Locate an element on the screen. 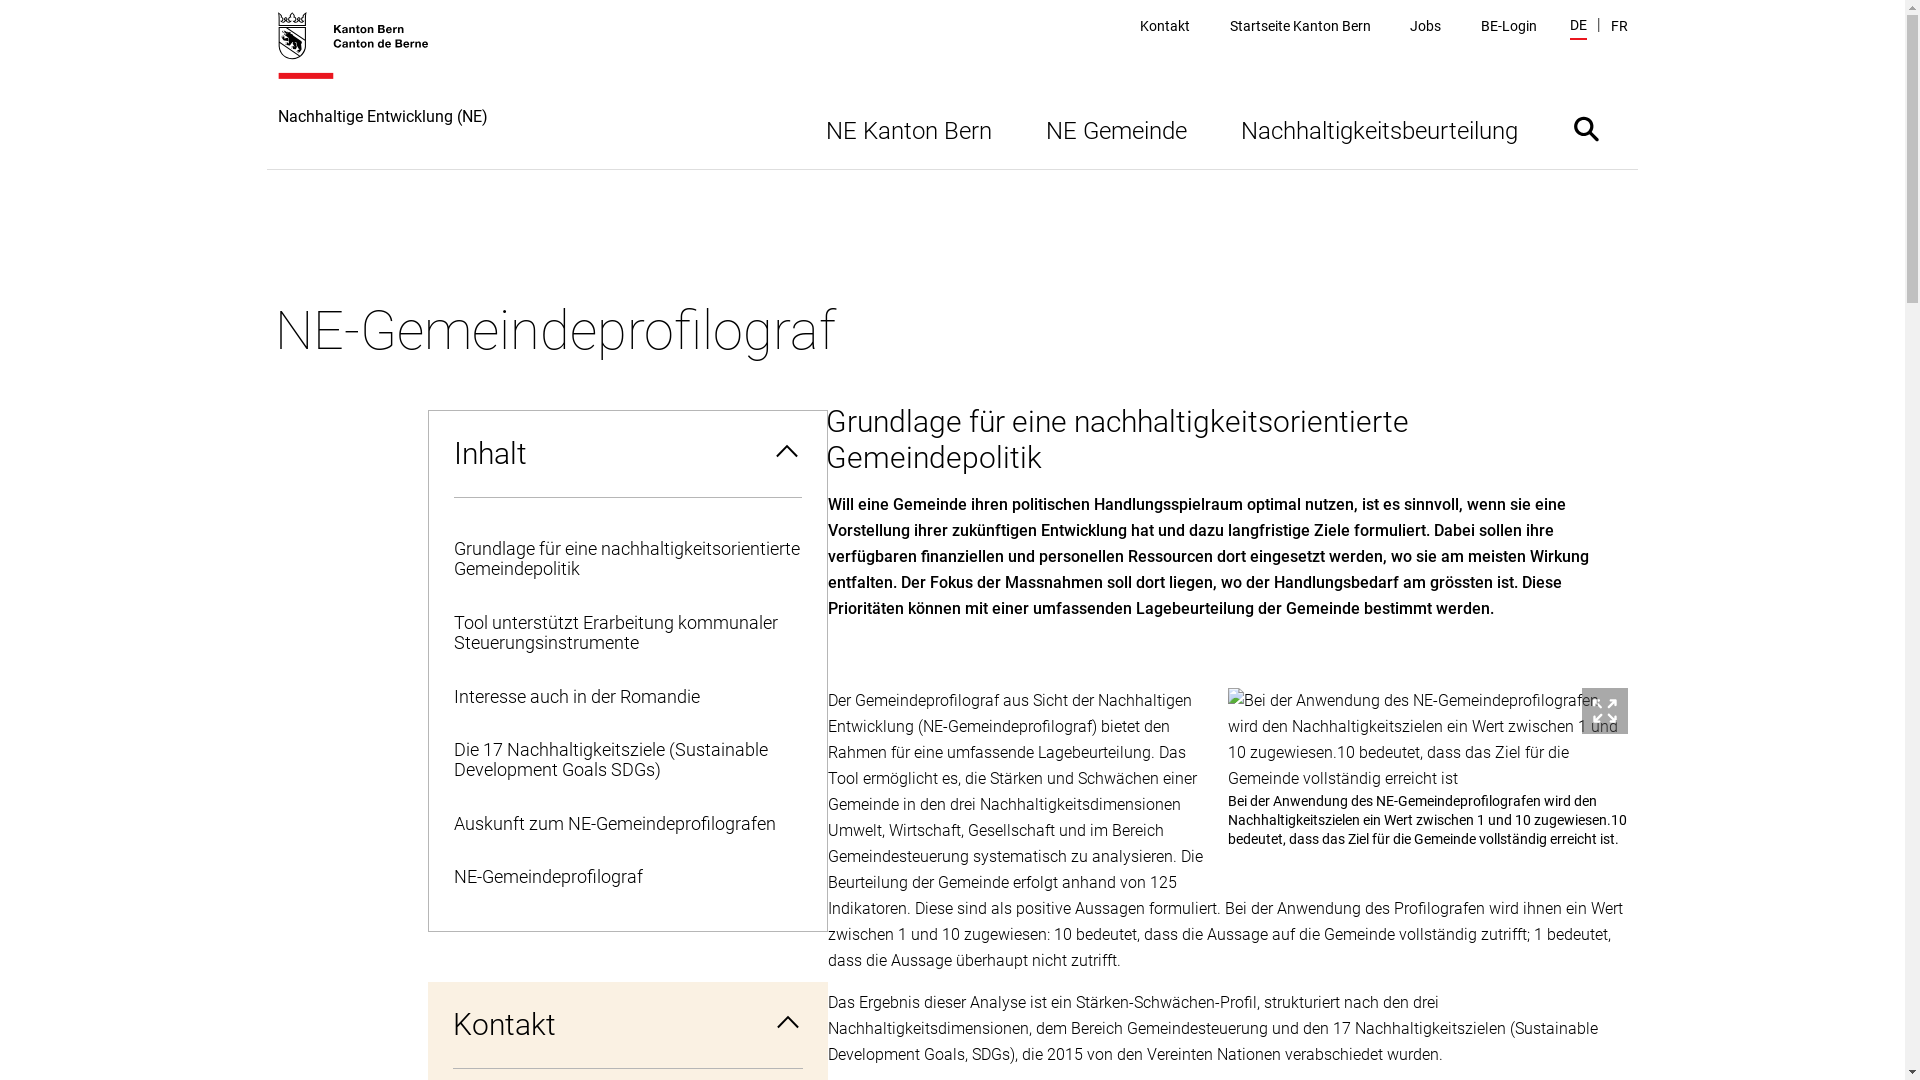 Image resolution: width=1920 pixels, height=1080 pixels. 'Auskunft zum NE-Gemeindeprofilografen' is located at coordinates (626, 824).